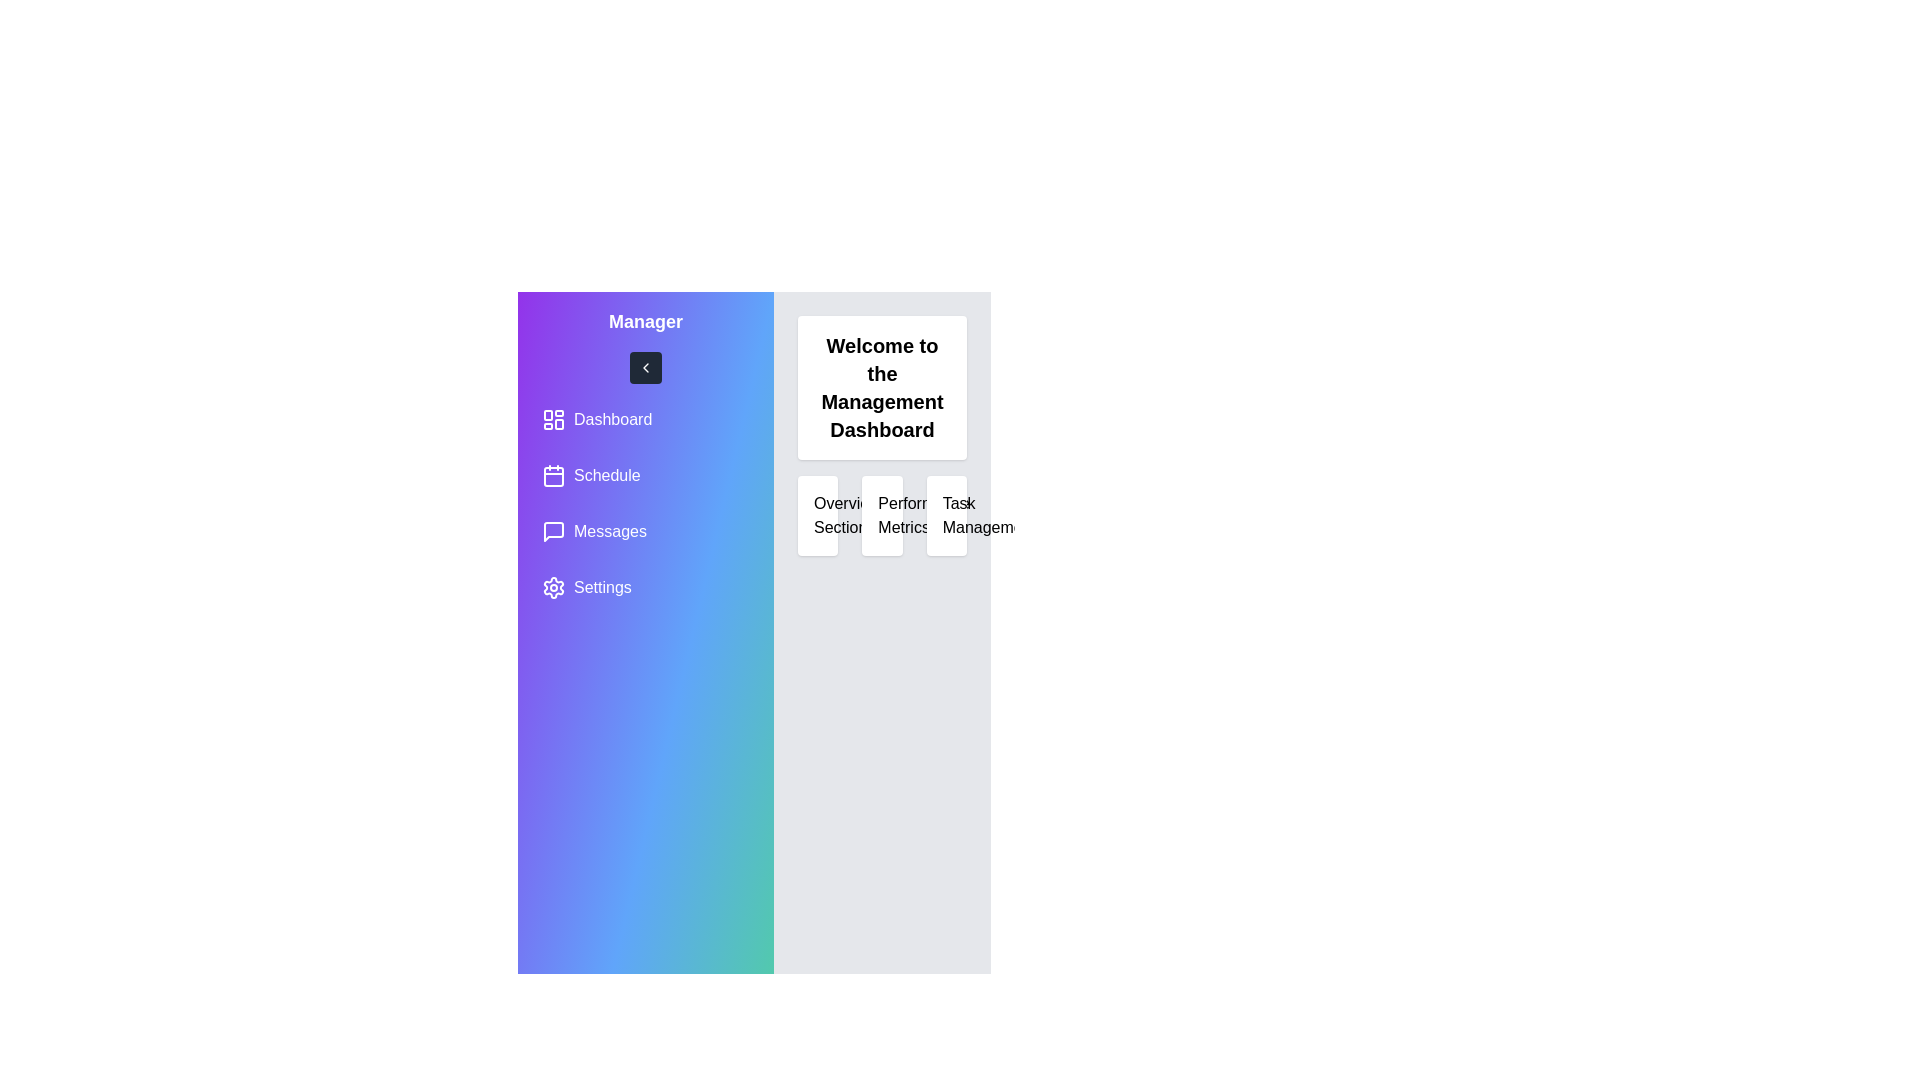  What do you see at coordinates (553, 586) in the screenshot?
I see `the 'Settings' button, which contains the Icon (SVG component) that visually represents the settings functionality, located at the bottom of the left-hand navigation panel` at bounding box center [553, 586].